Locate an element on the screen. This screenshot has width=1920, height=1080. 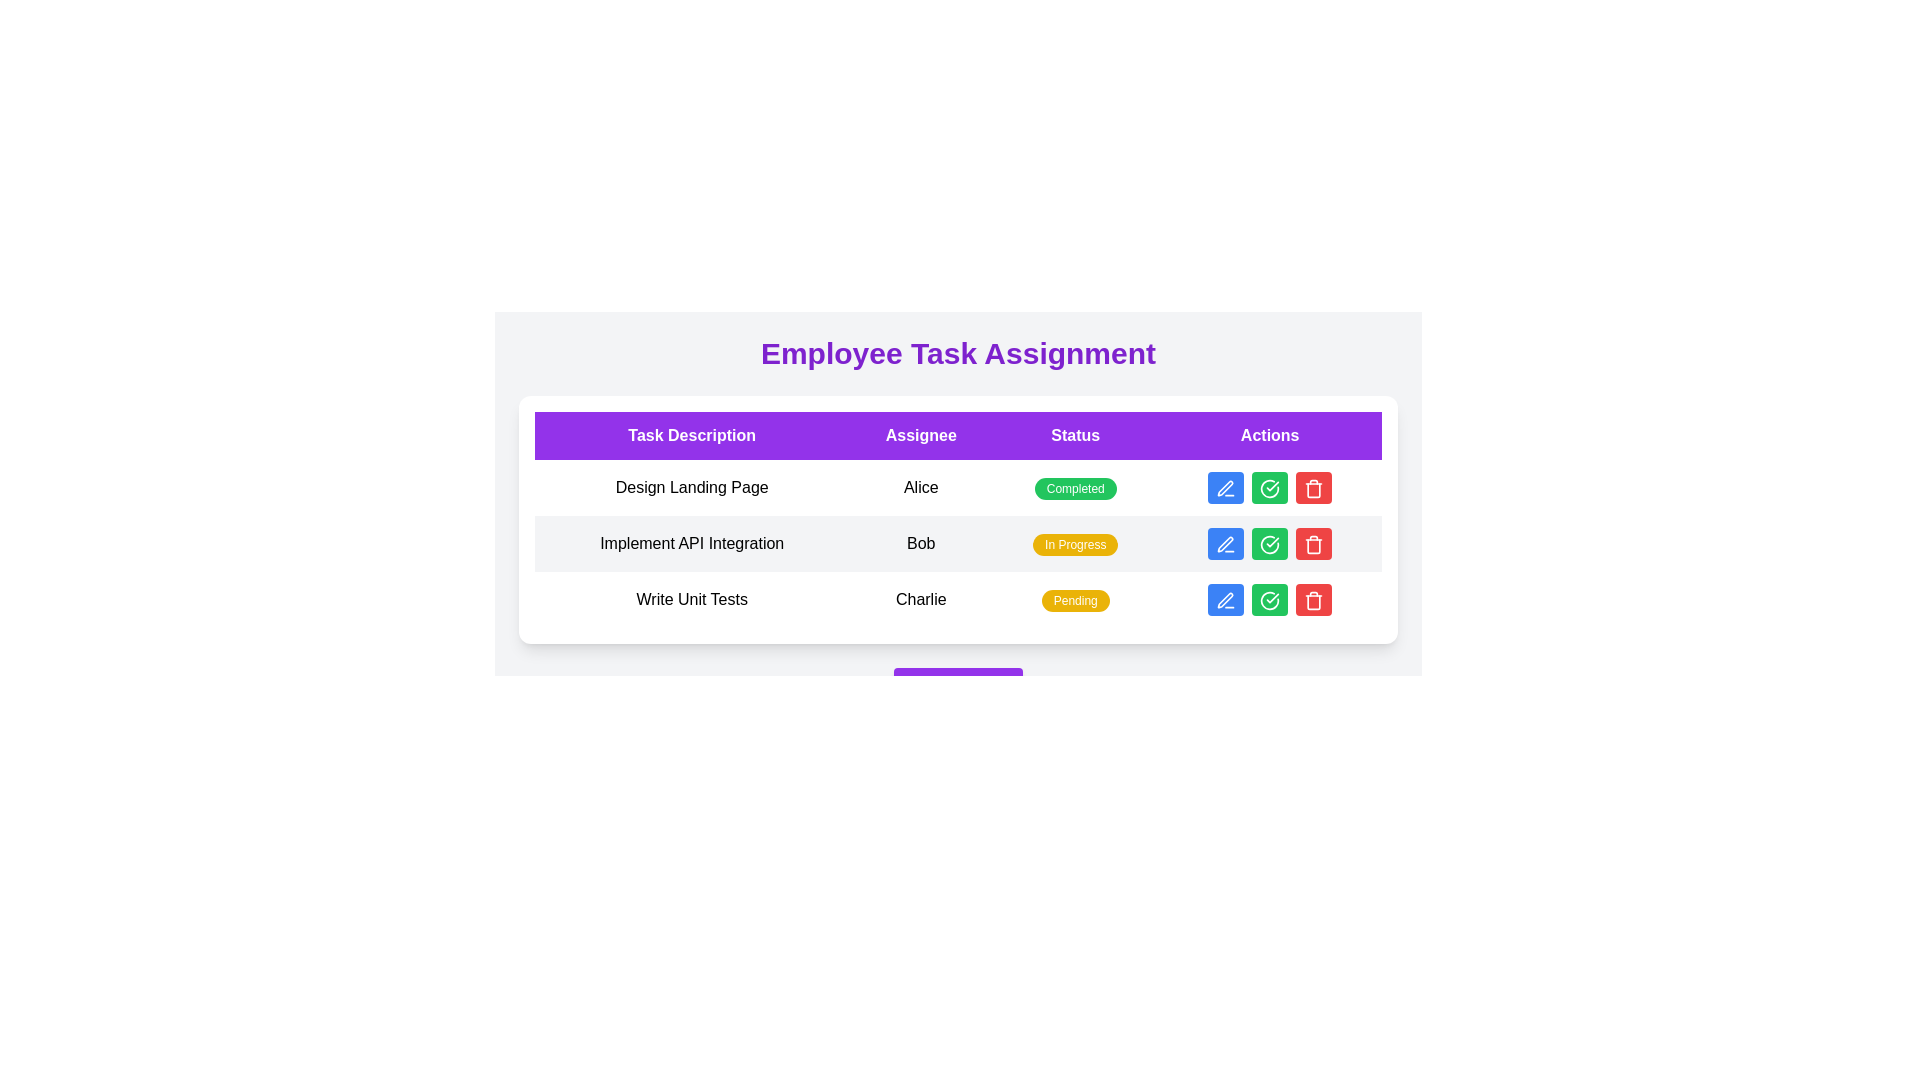
the first icon button in the 'Actions' column of the third row in the 'Employee Task Assignment' table is located at coordinates (1225, 599).